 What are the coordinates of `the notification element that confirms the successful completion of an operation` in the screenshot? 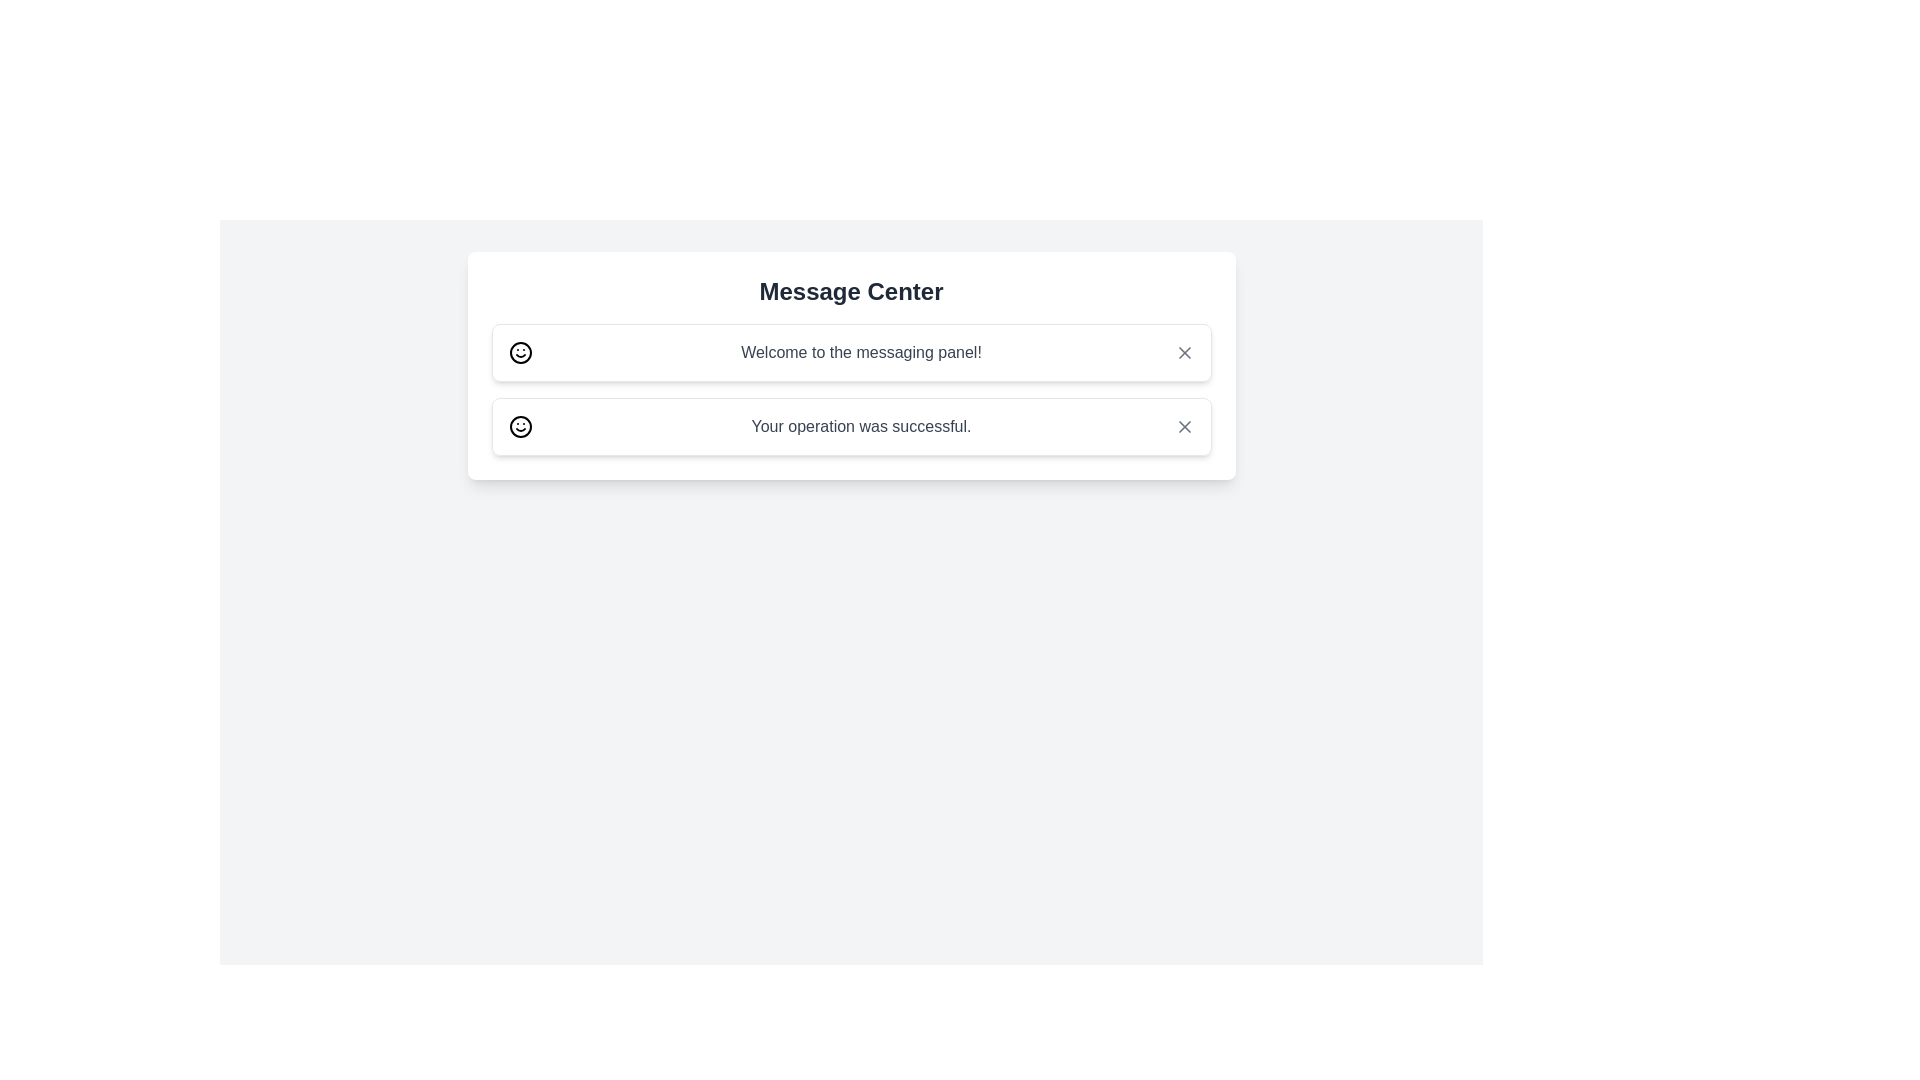 It's located at (851, 426).